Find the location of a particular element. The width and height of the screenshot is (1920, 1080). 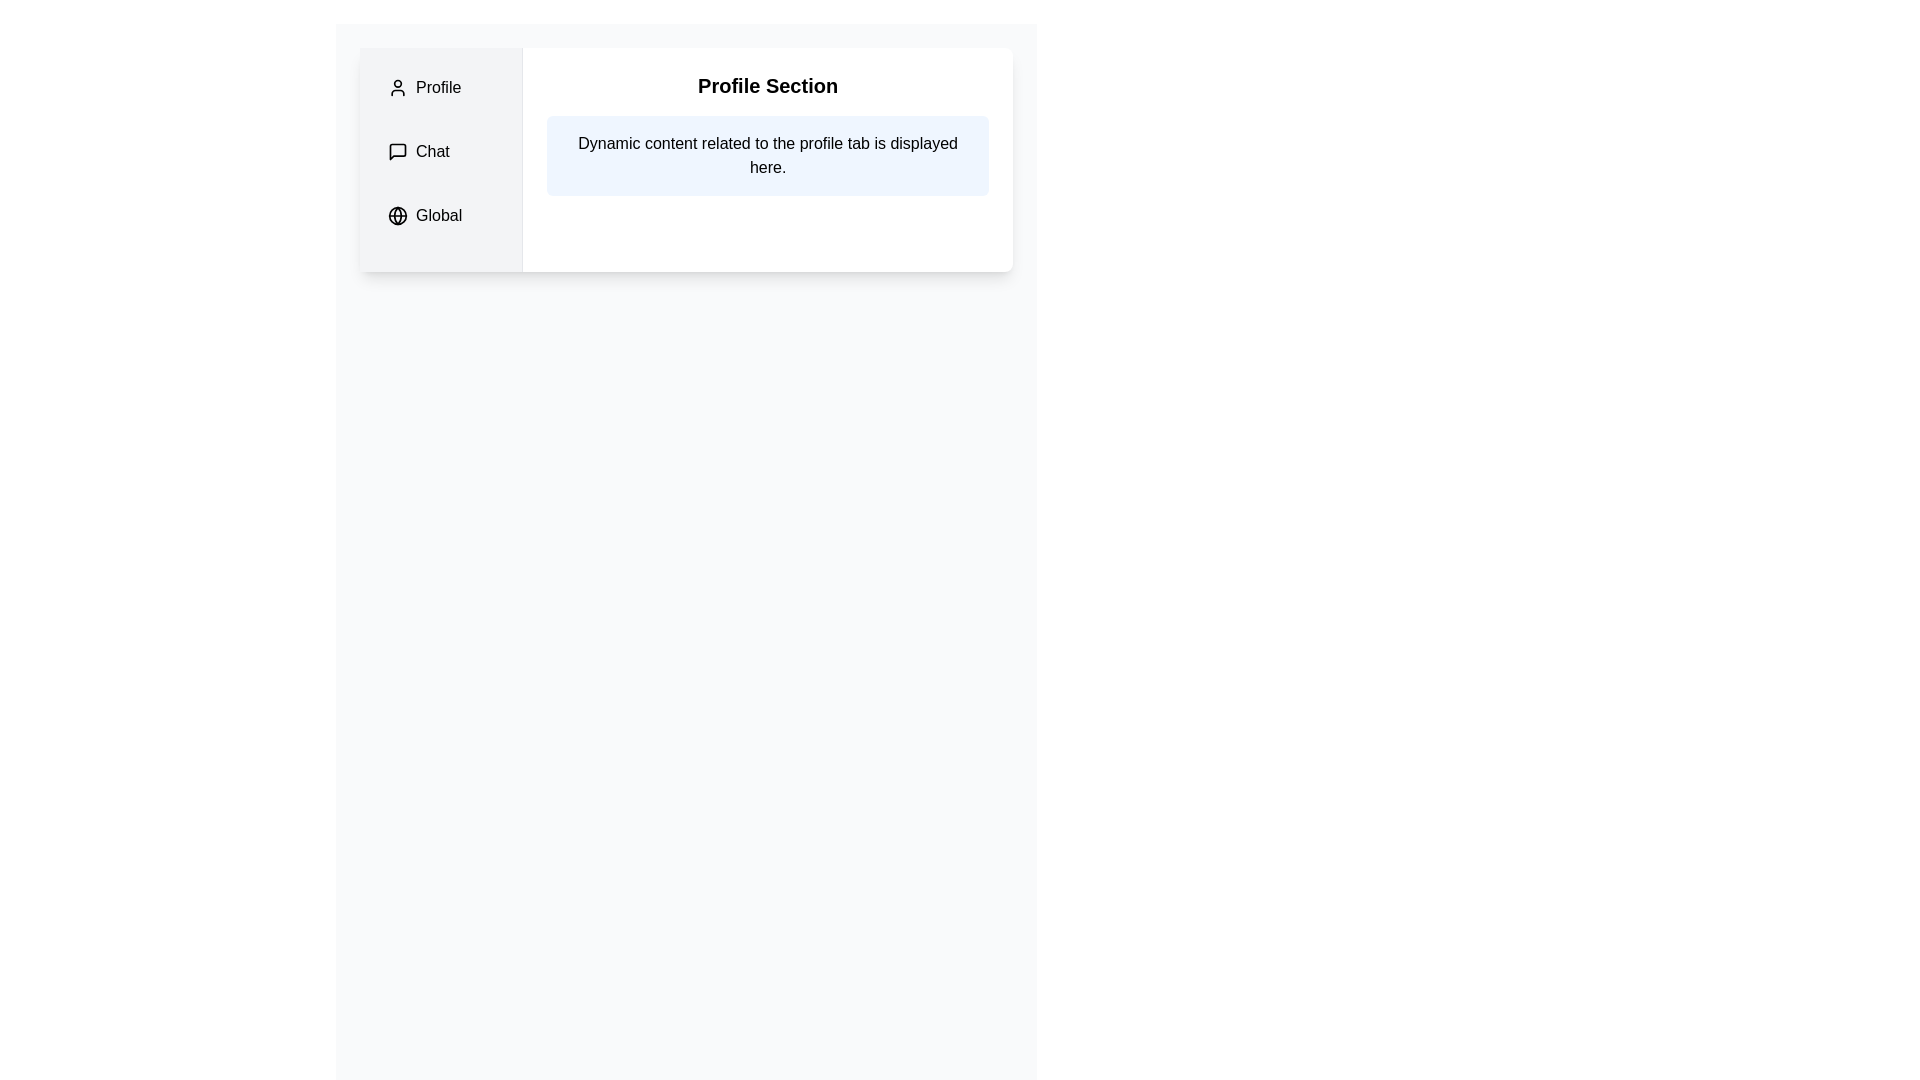

the user profile indicator icon located in the 'Profile' tab of the vertical navigation menu, positioned to the left of the 'Profile' label text is located at coordinates (398, 87).